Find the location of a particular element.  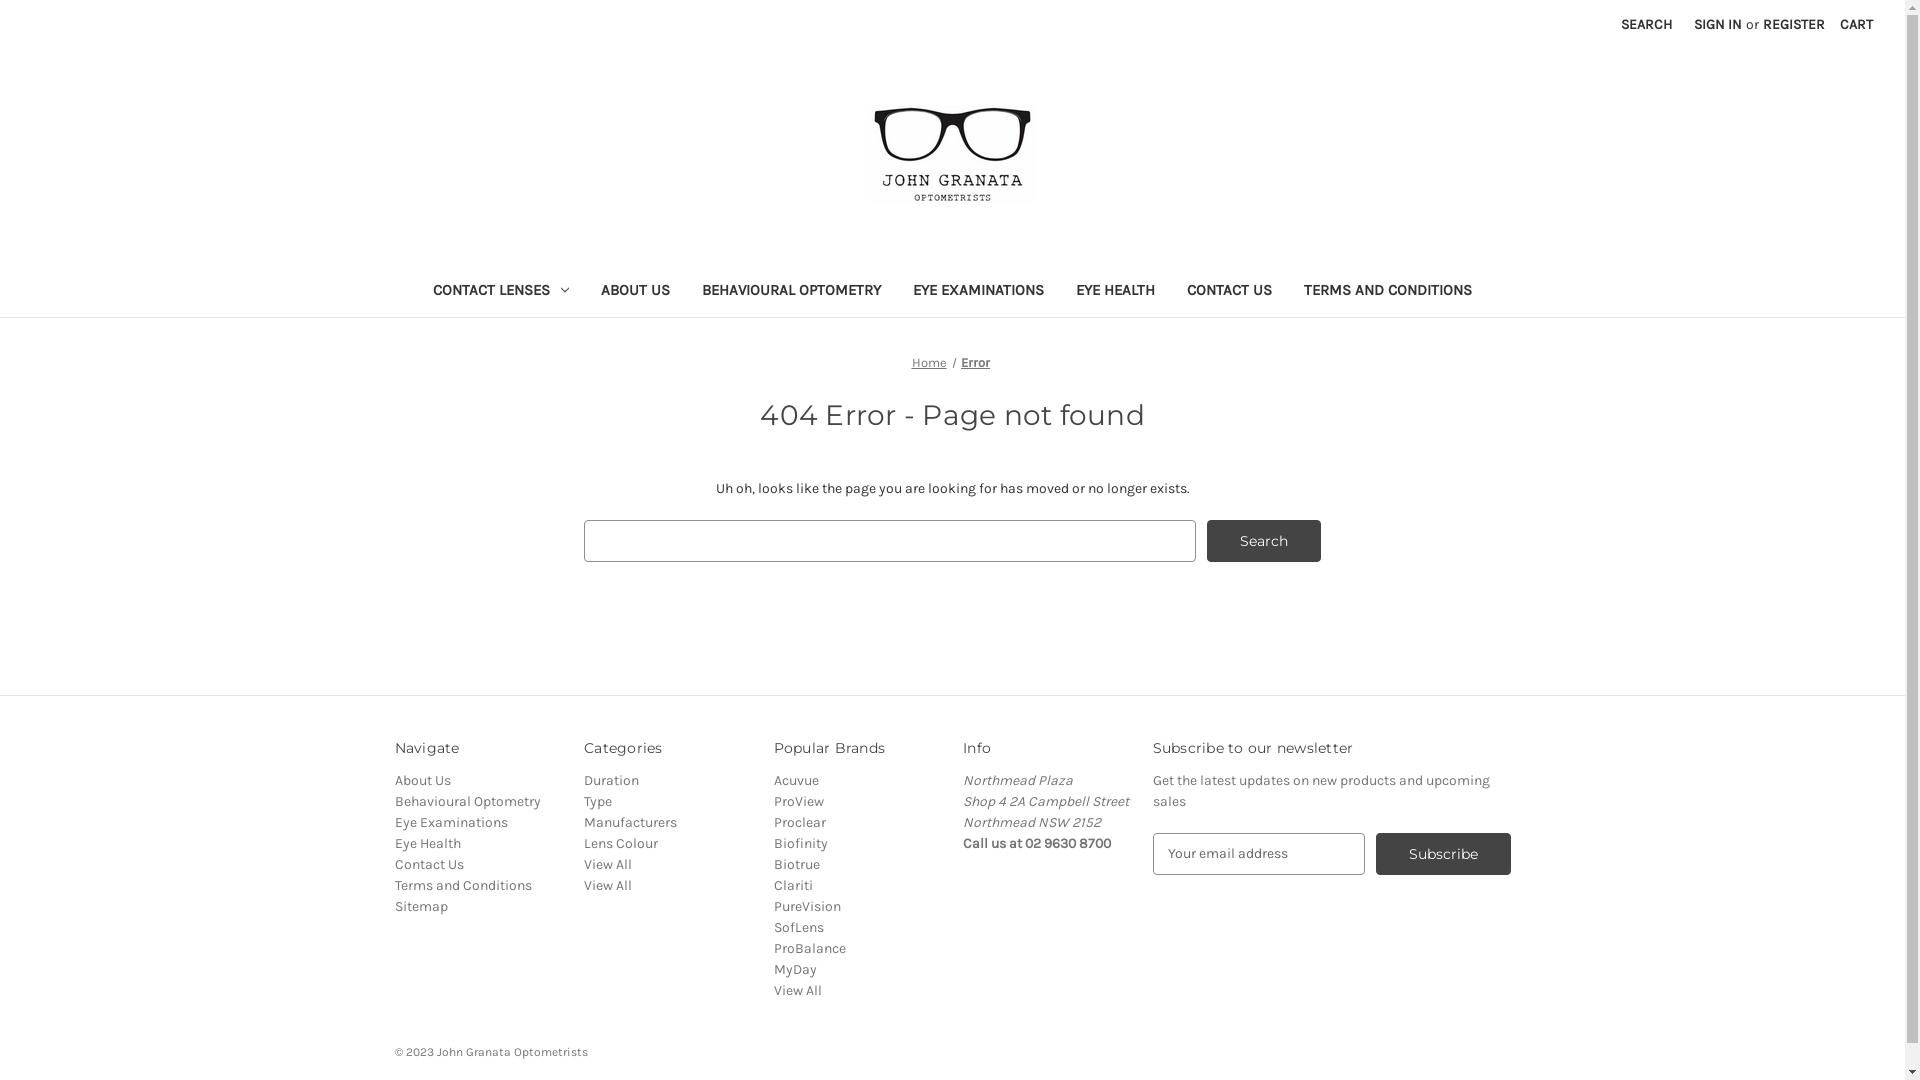

'ProView' is located at coordinates (772, 800).